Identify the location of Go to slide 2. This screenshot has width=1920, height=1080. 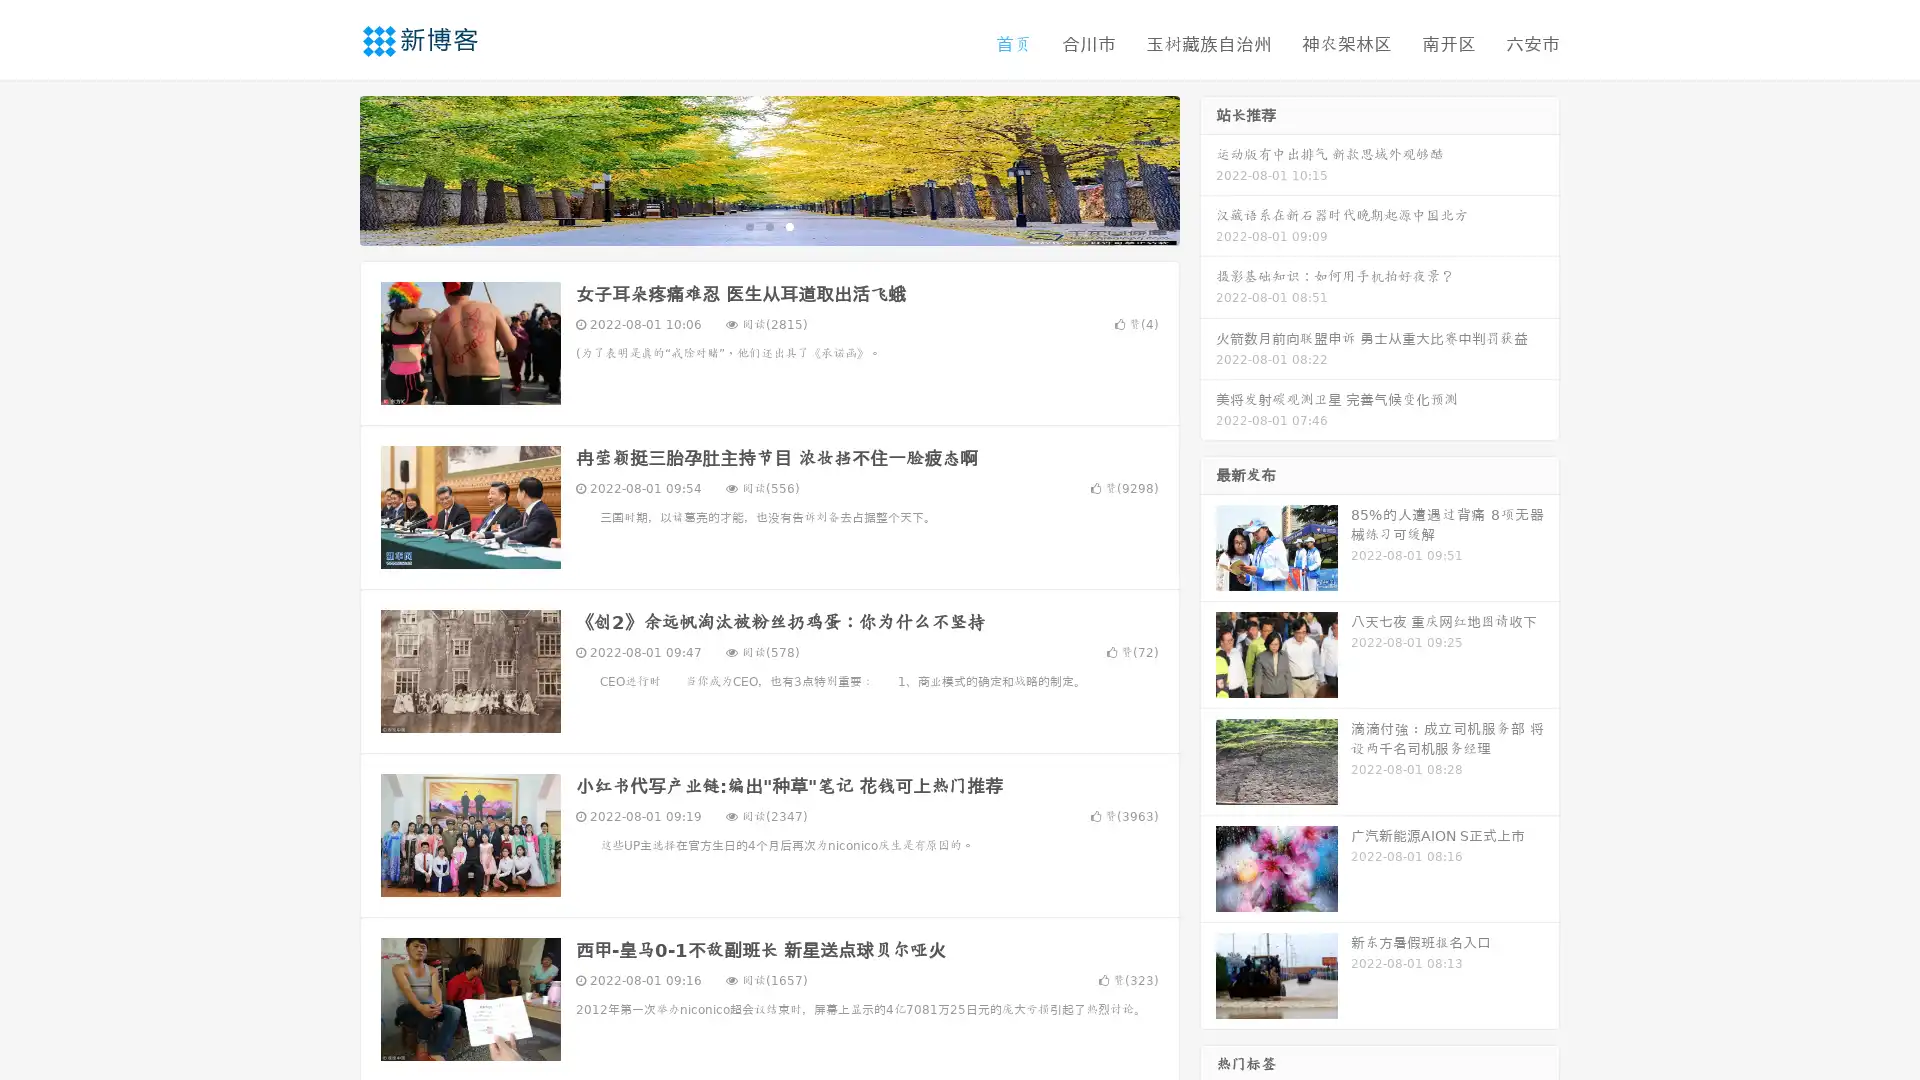
(768, 225).